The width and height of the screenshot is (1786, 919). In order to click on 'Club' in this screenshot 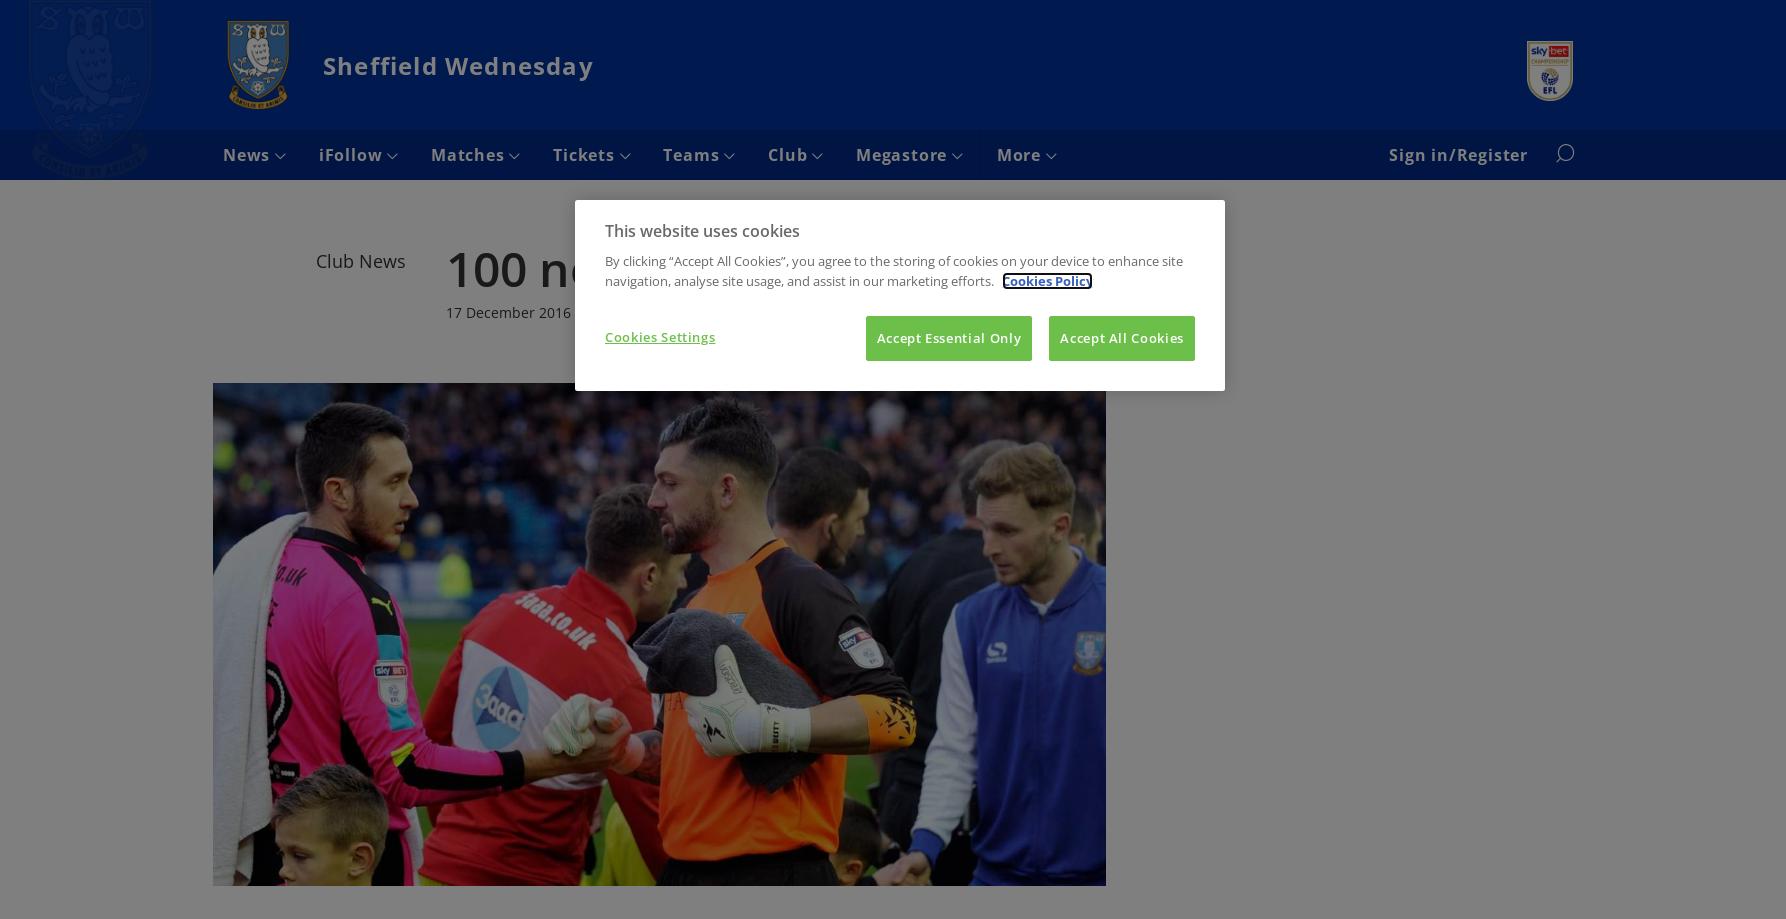, I will do `click(788, 154)`.